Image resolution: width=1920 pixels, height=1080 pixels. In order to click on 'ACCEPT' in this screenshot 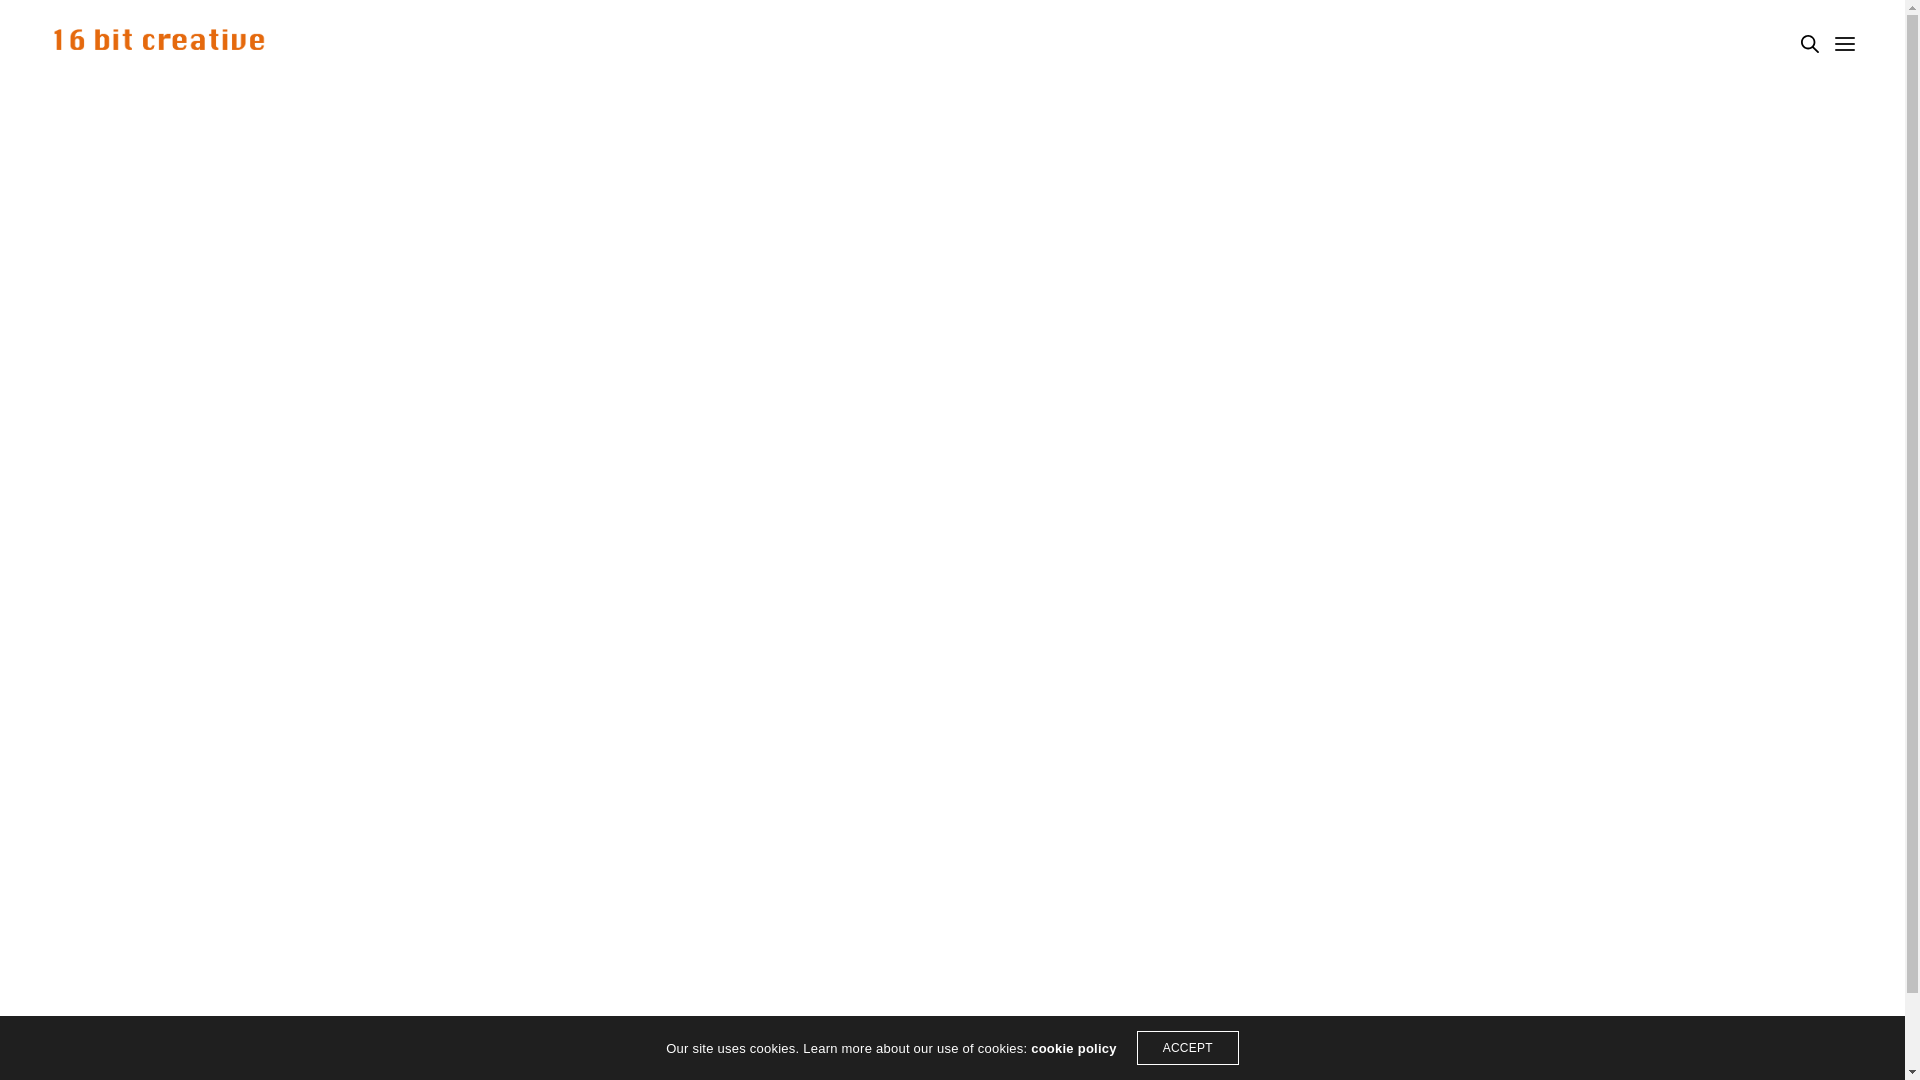, I will do `click(1187, 1047)`.